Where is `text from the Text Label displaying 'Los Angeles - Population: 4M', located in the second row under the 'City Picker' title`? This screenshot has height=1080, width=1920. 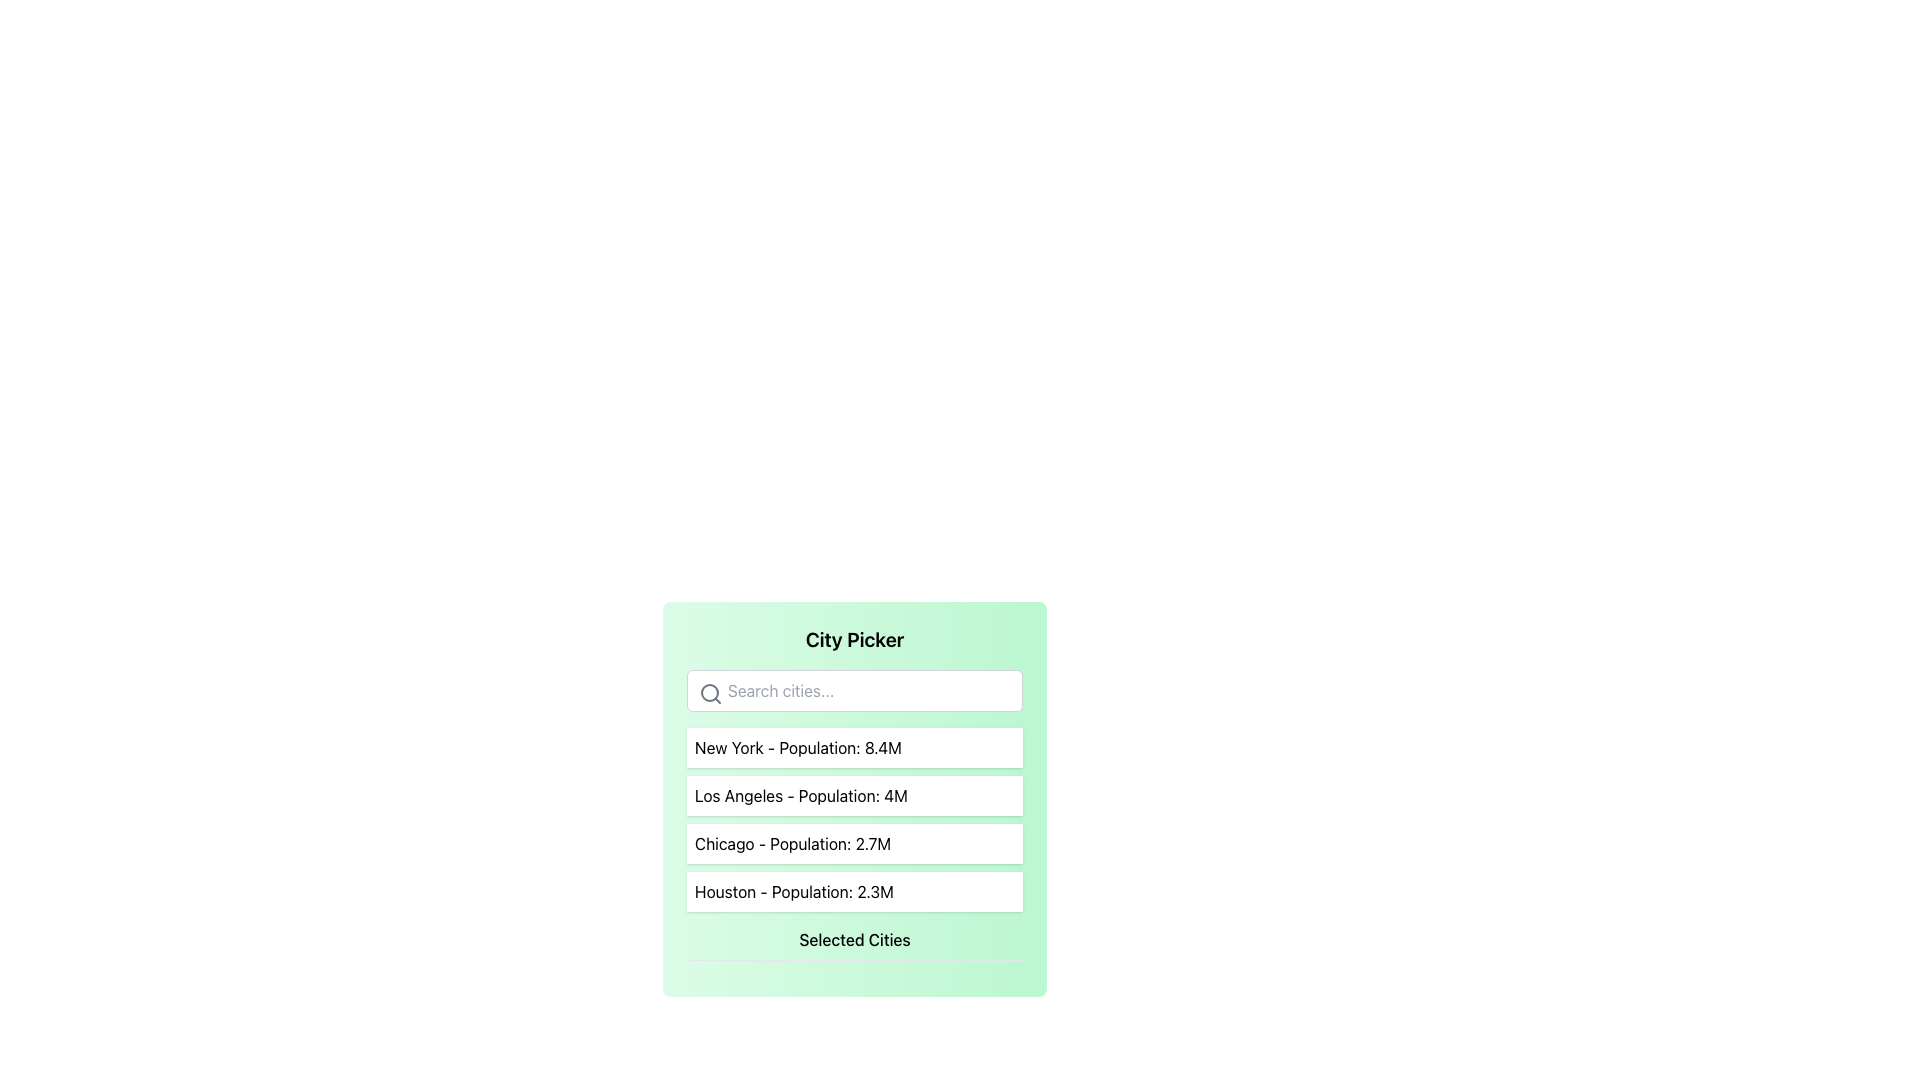
text from the Text Label displaying 'Los Angeles - Population: 4M', located in the second row under the 'City Picker' title is located at coordinates (801, 794).